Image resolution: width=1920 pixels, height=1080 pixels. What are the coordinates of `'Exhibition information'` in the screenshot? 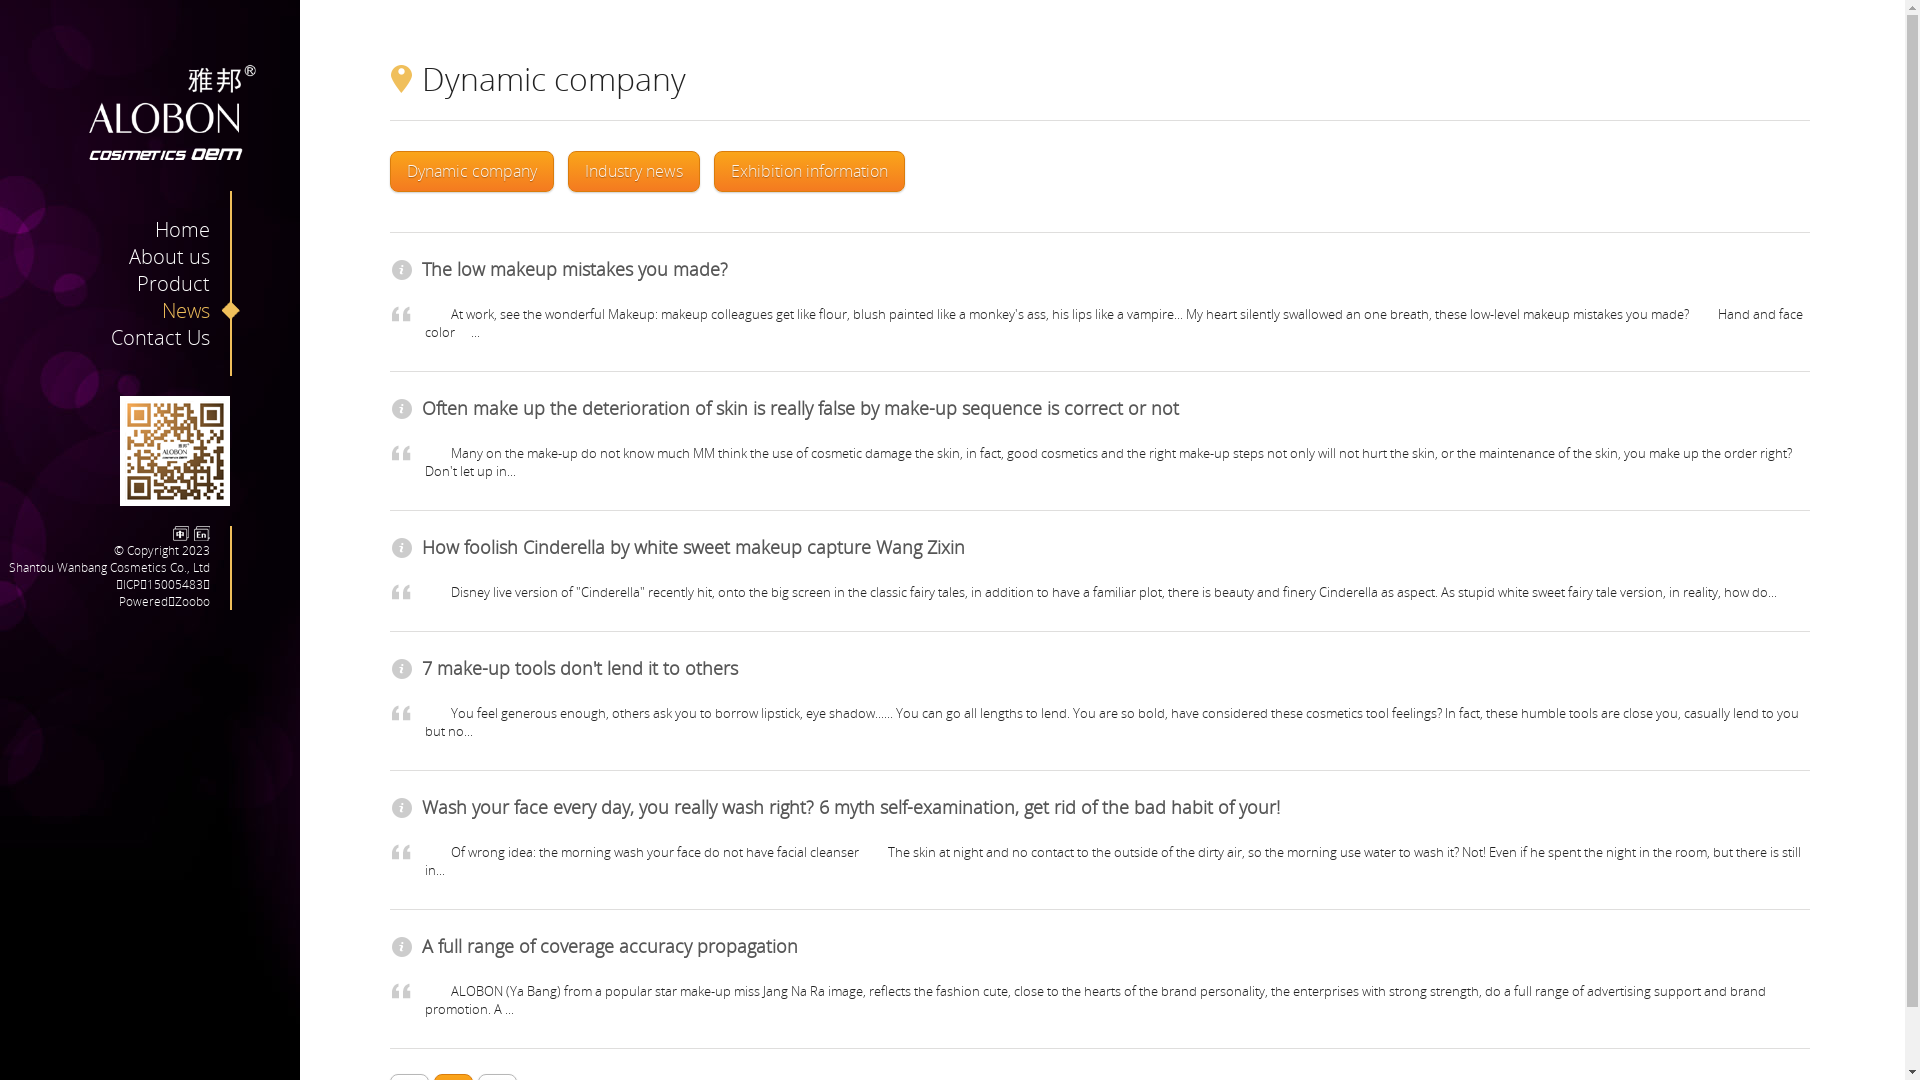 It's located at (809, 170).